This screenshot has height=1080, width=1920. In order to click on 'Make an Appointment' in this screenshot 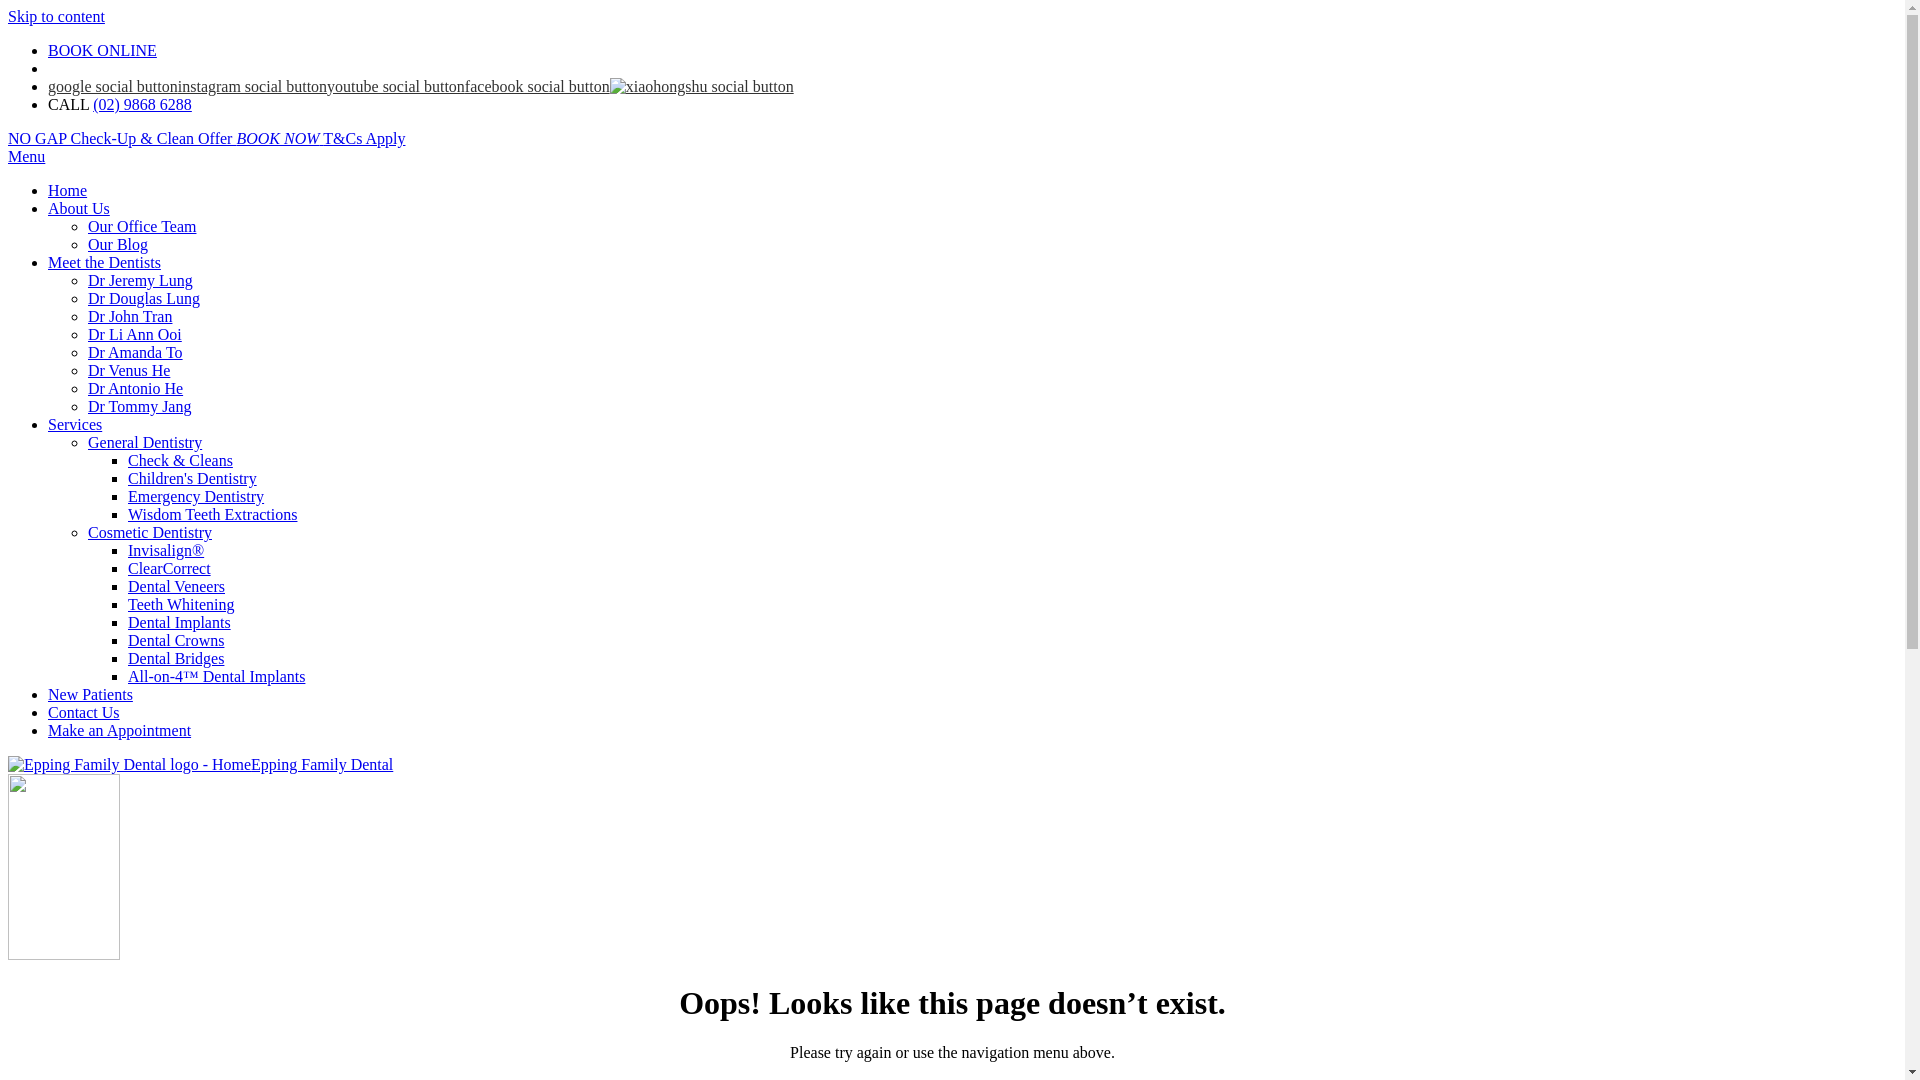, I will do `click(118, 730)`.